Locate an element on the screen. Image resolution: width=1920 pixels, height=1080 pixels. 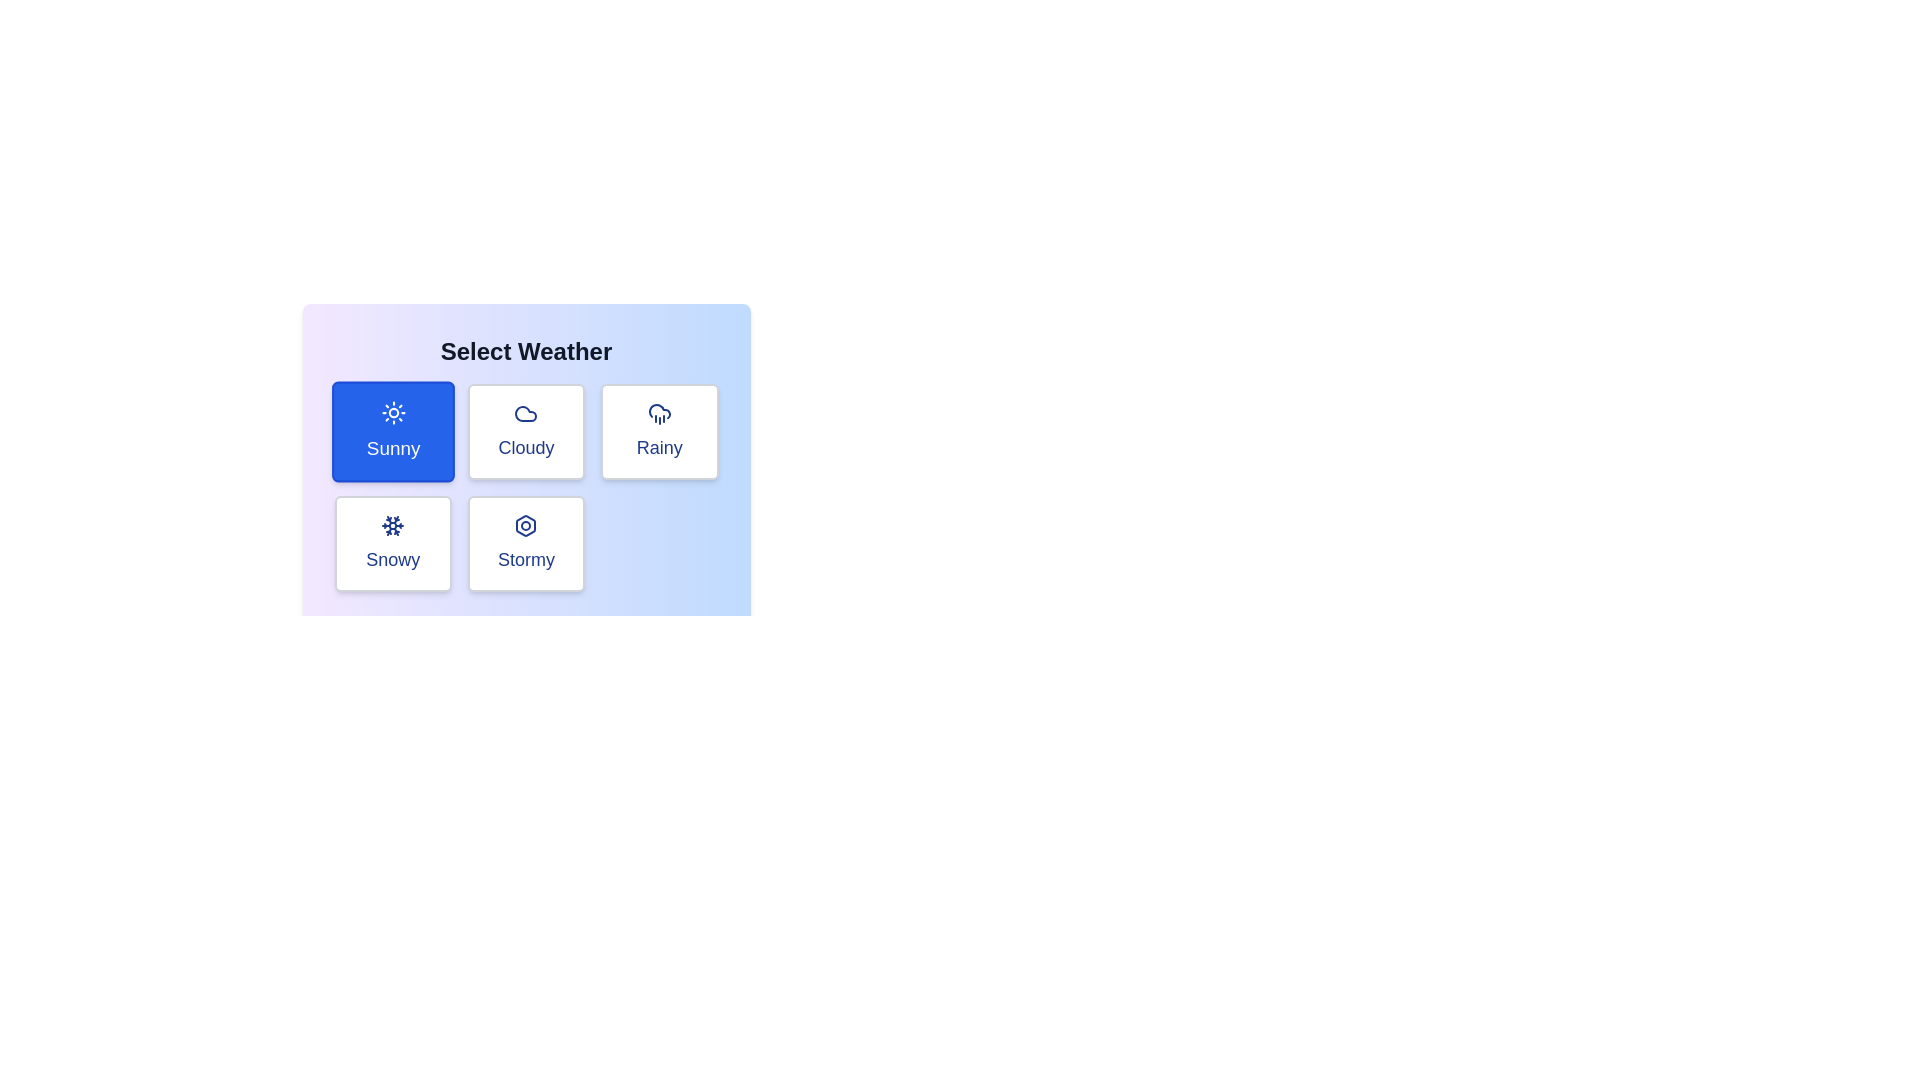
text label that describes the functionality of the 'Rainy' button, which is the third button in the top row of the 2x3 button grid within the 'Select Weather' card interface is located at coordinates (659, 446).